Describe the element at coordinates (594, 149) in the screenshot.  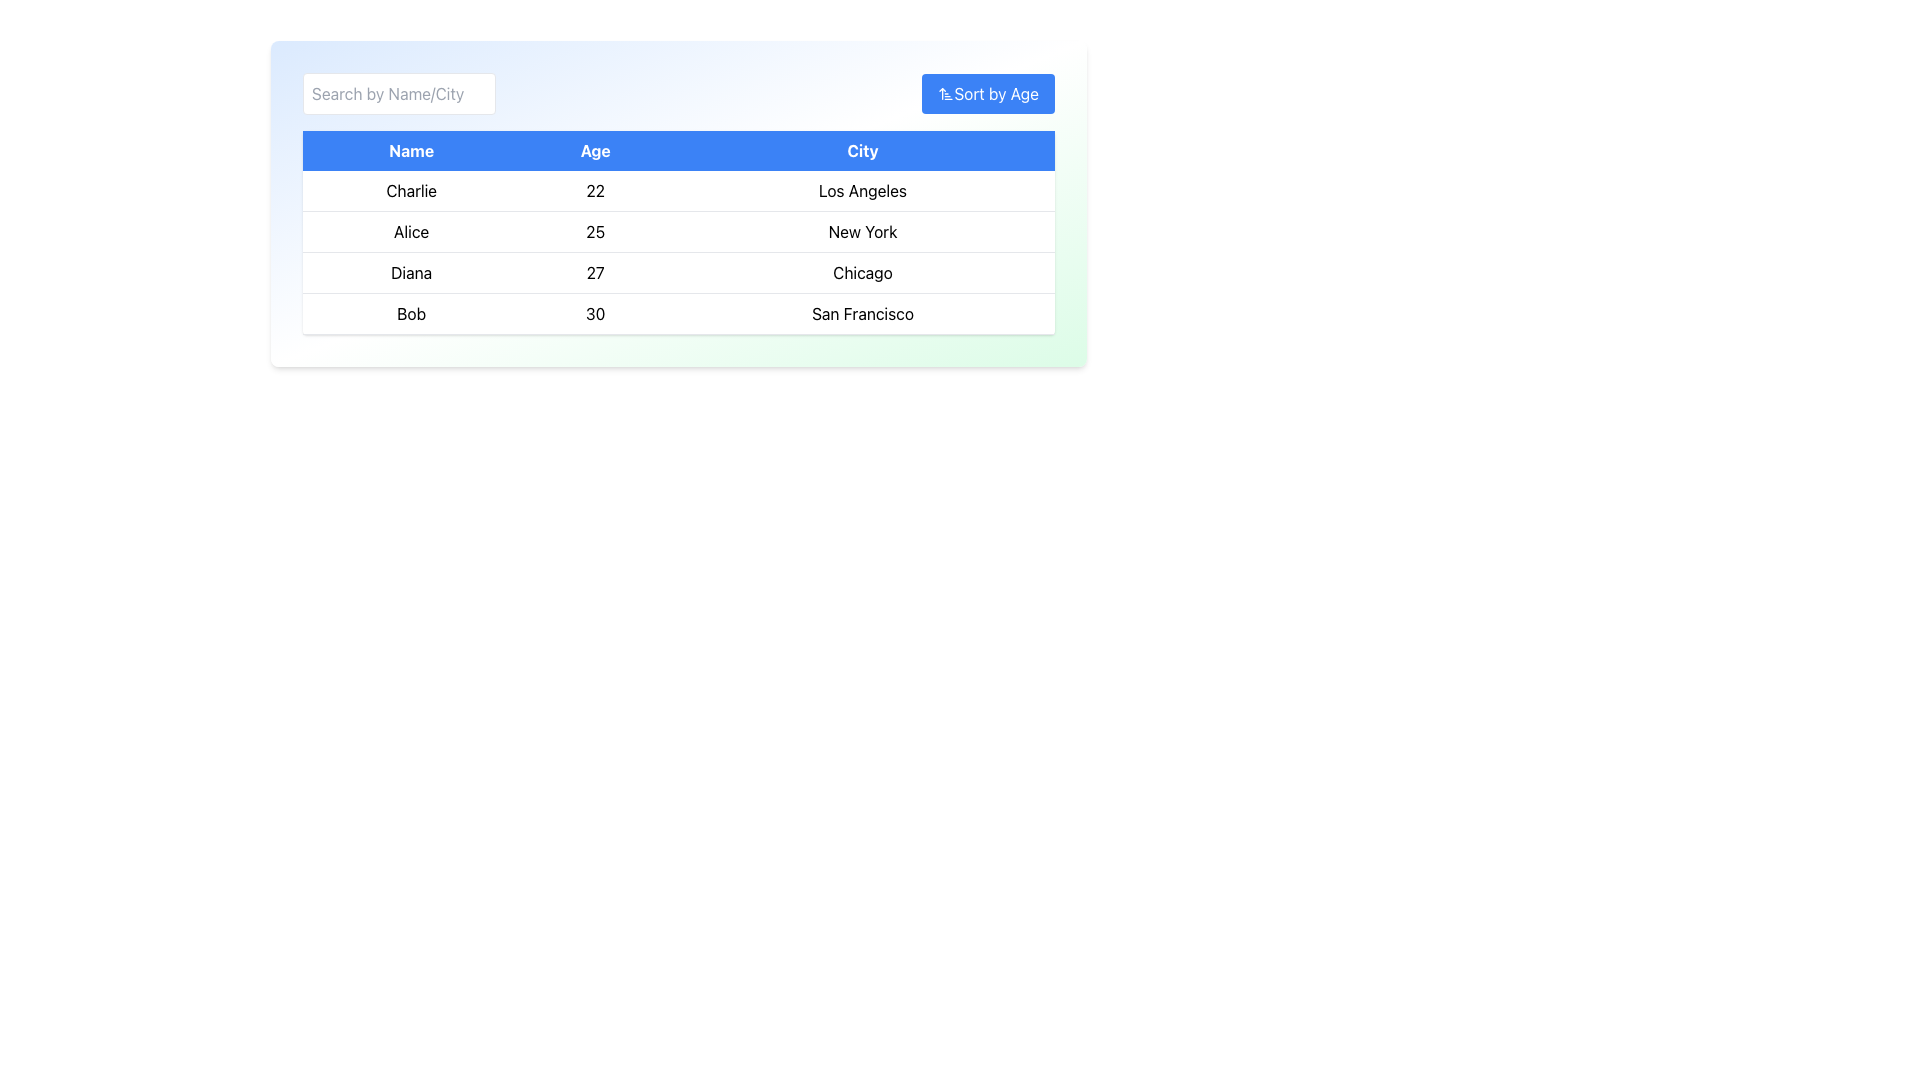
I see `the 'Age' table header cell` at that location.